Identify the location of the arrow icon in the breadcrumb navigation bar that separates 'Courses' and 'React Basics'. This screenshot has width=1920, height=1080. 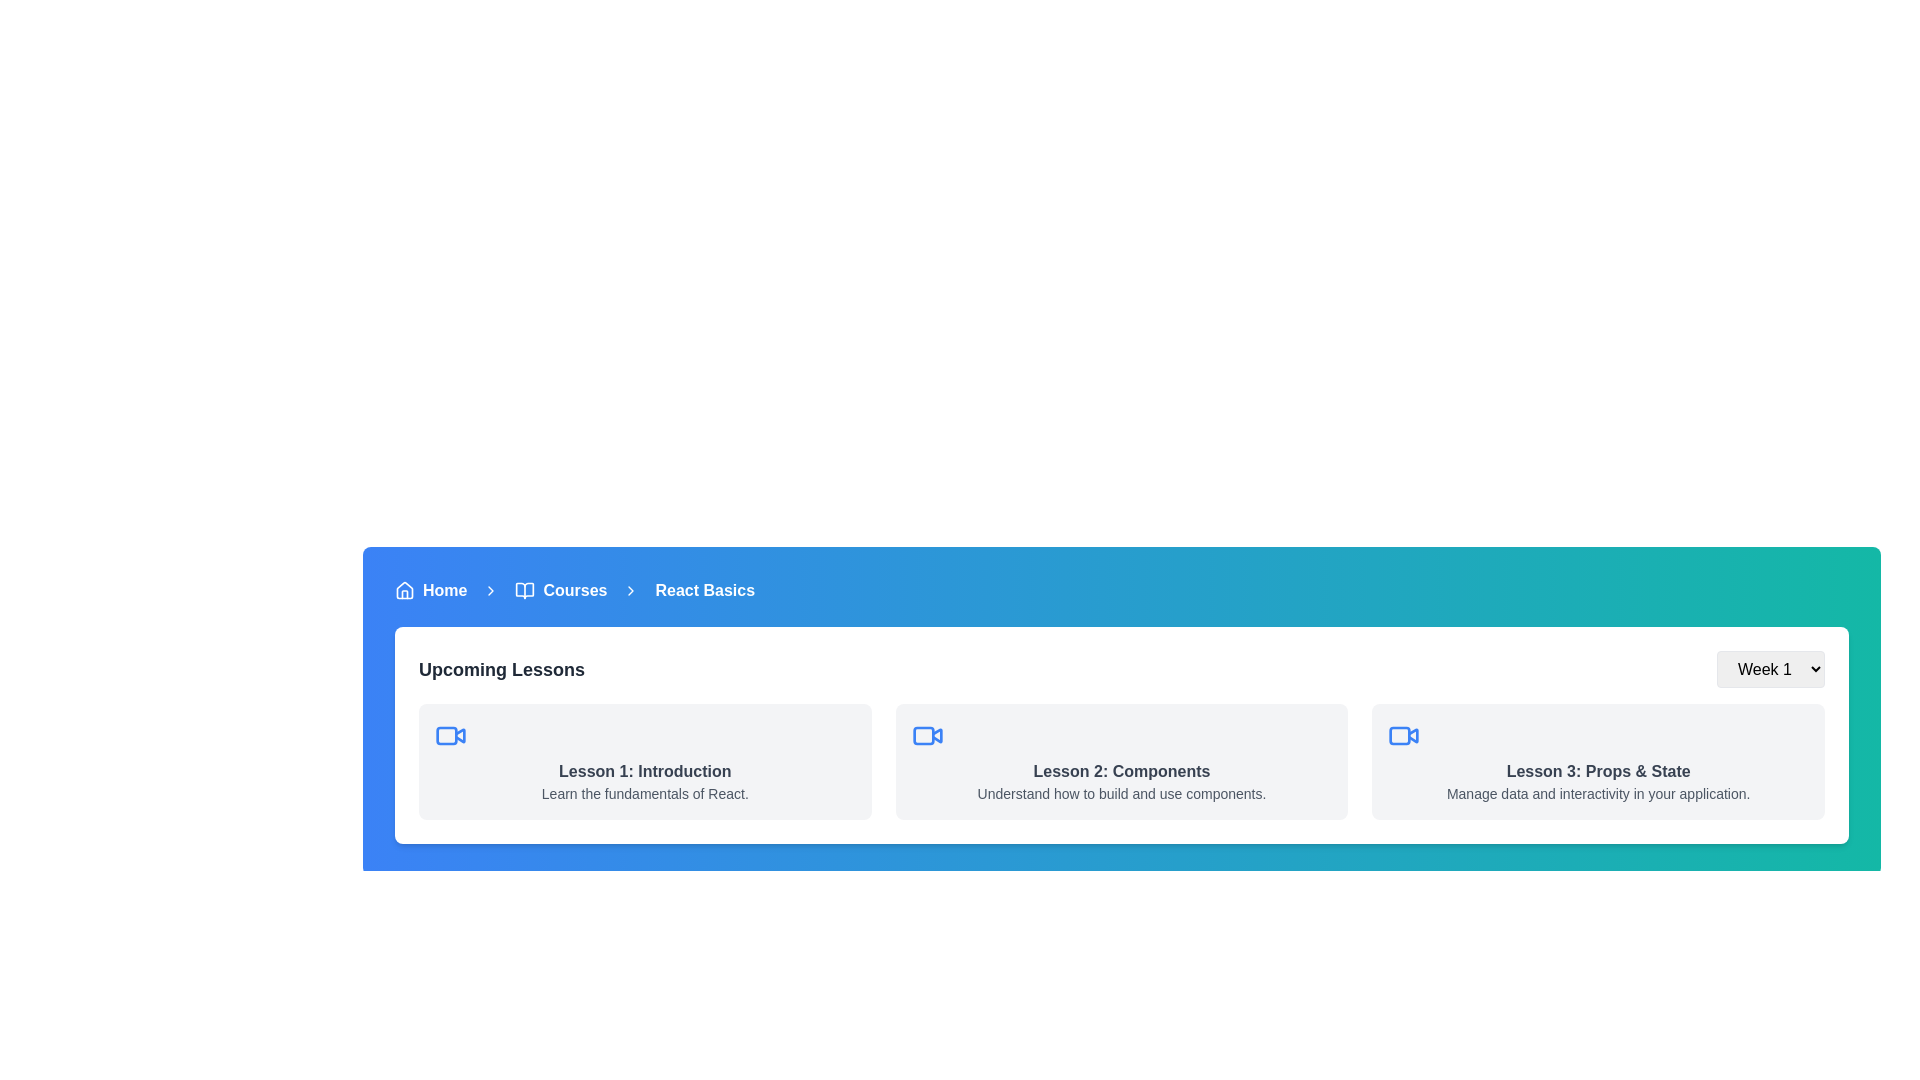
(630, 589).